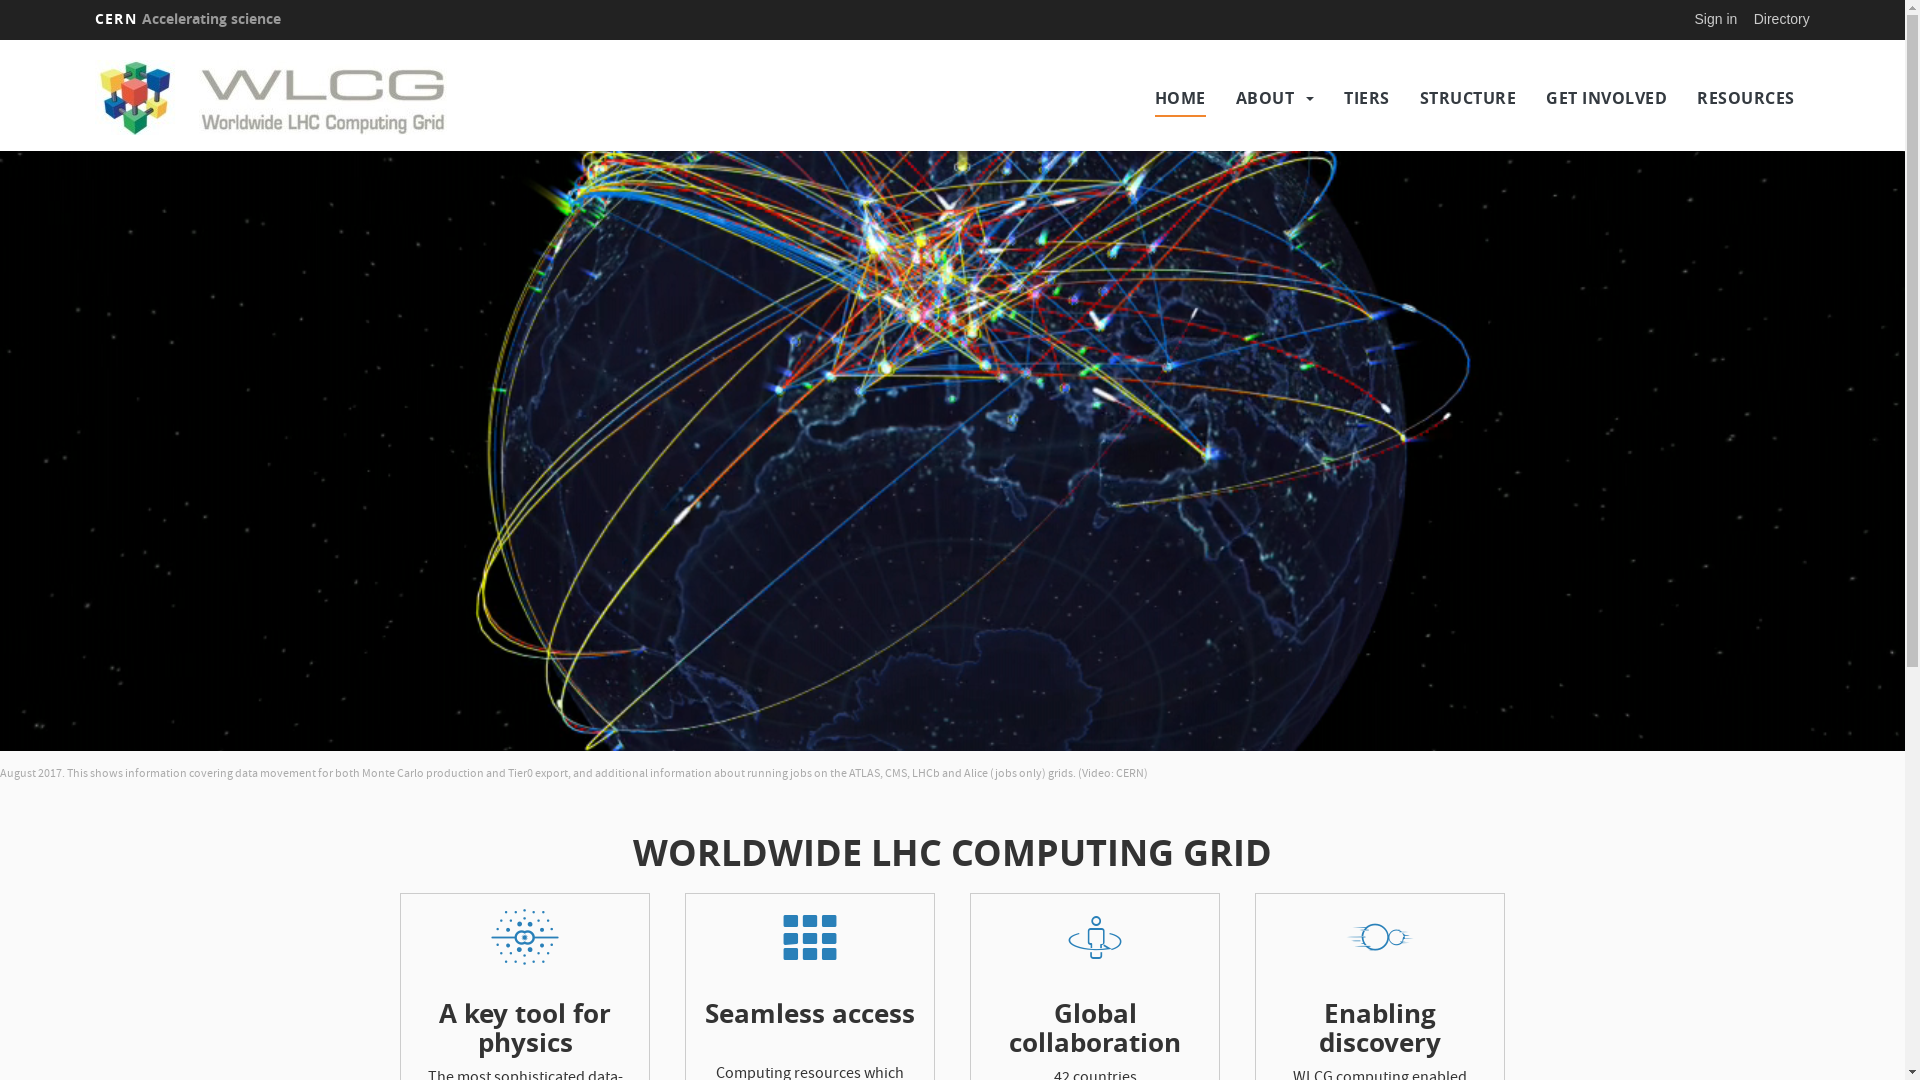 Image resolution: width=1920 pixels, height=1080 pixels. What do you see at coordinates (1180, 97) in the screenshot?
I see `'HOME'` at bounding box center [1180, 97].